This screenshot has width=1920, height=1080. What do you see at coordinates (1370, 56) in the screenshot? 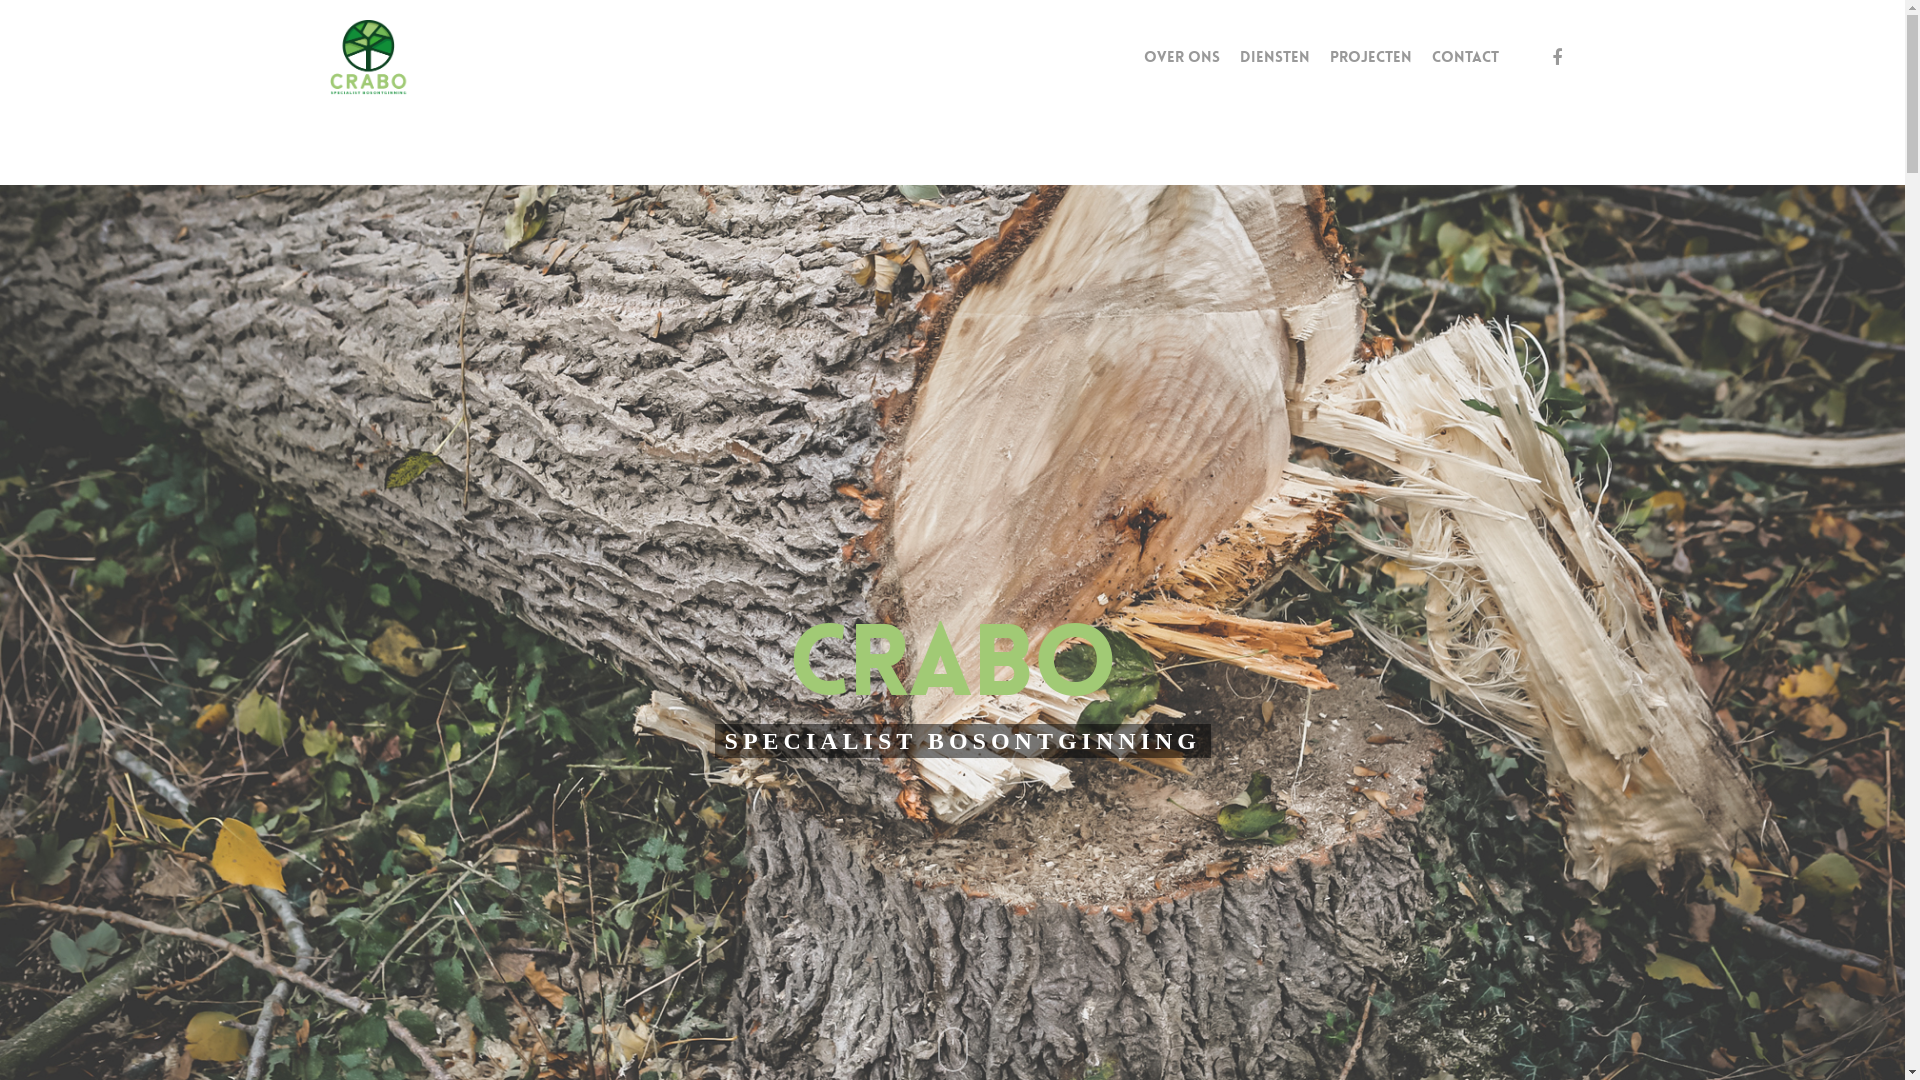
I see `'PROJECTEN'` at bounding box center [1370, 56].